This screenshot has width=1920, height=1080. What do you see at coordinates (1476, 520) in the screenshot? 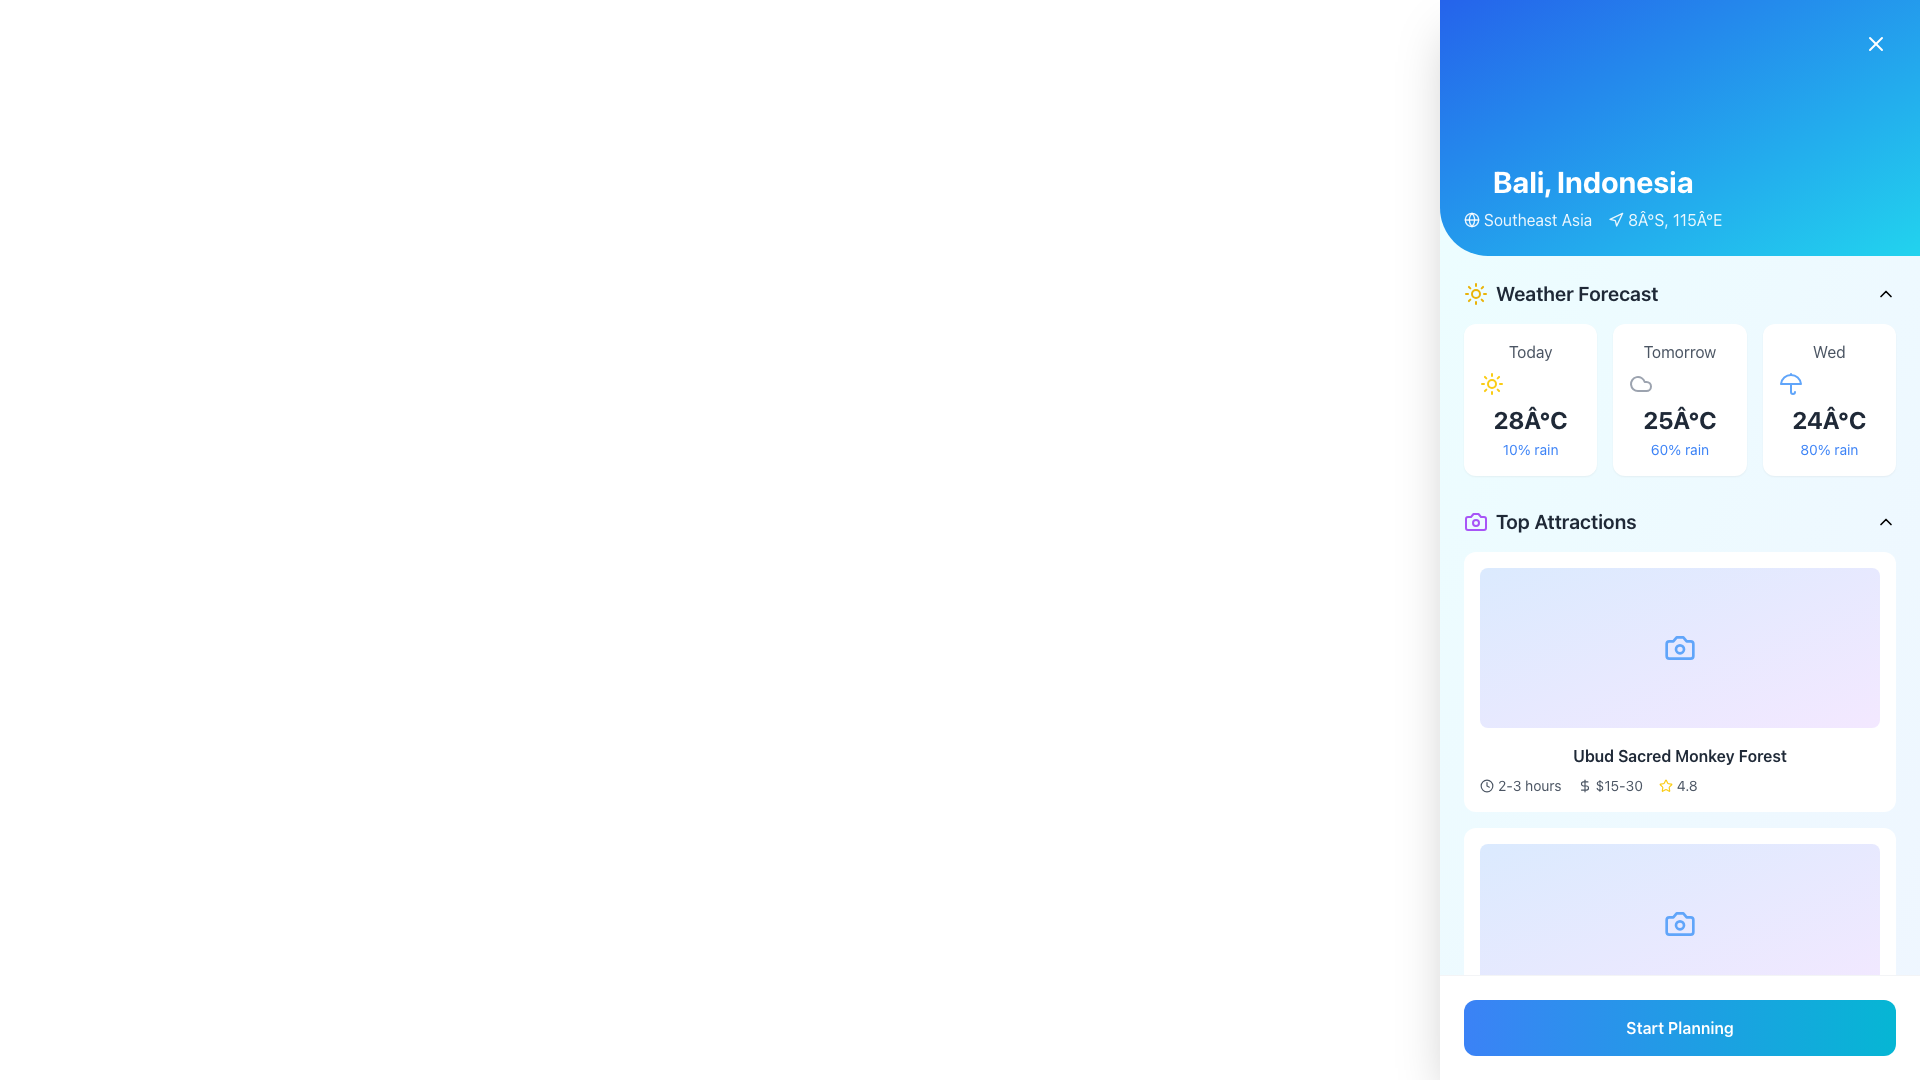
I see `the graphical icon located at the top-left corner of the 'Top Attractions' section, adjacent to its text heading` at bounding box center [1476, 520].